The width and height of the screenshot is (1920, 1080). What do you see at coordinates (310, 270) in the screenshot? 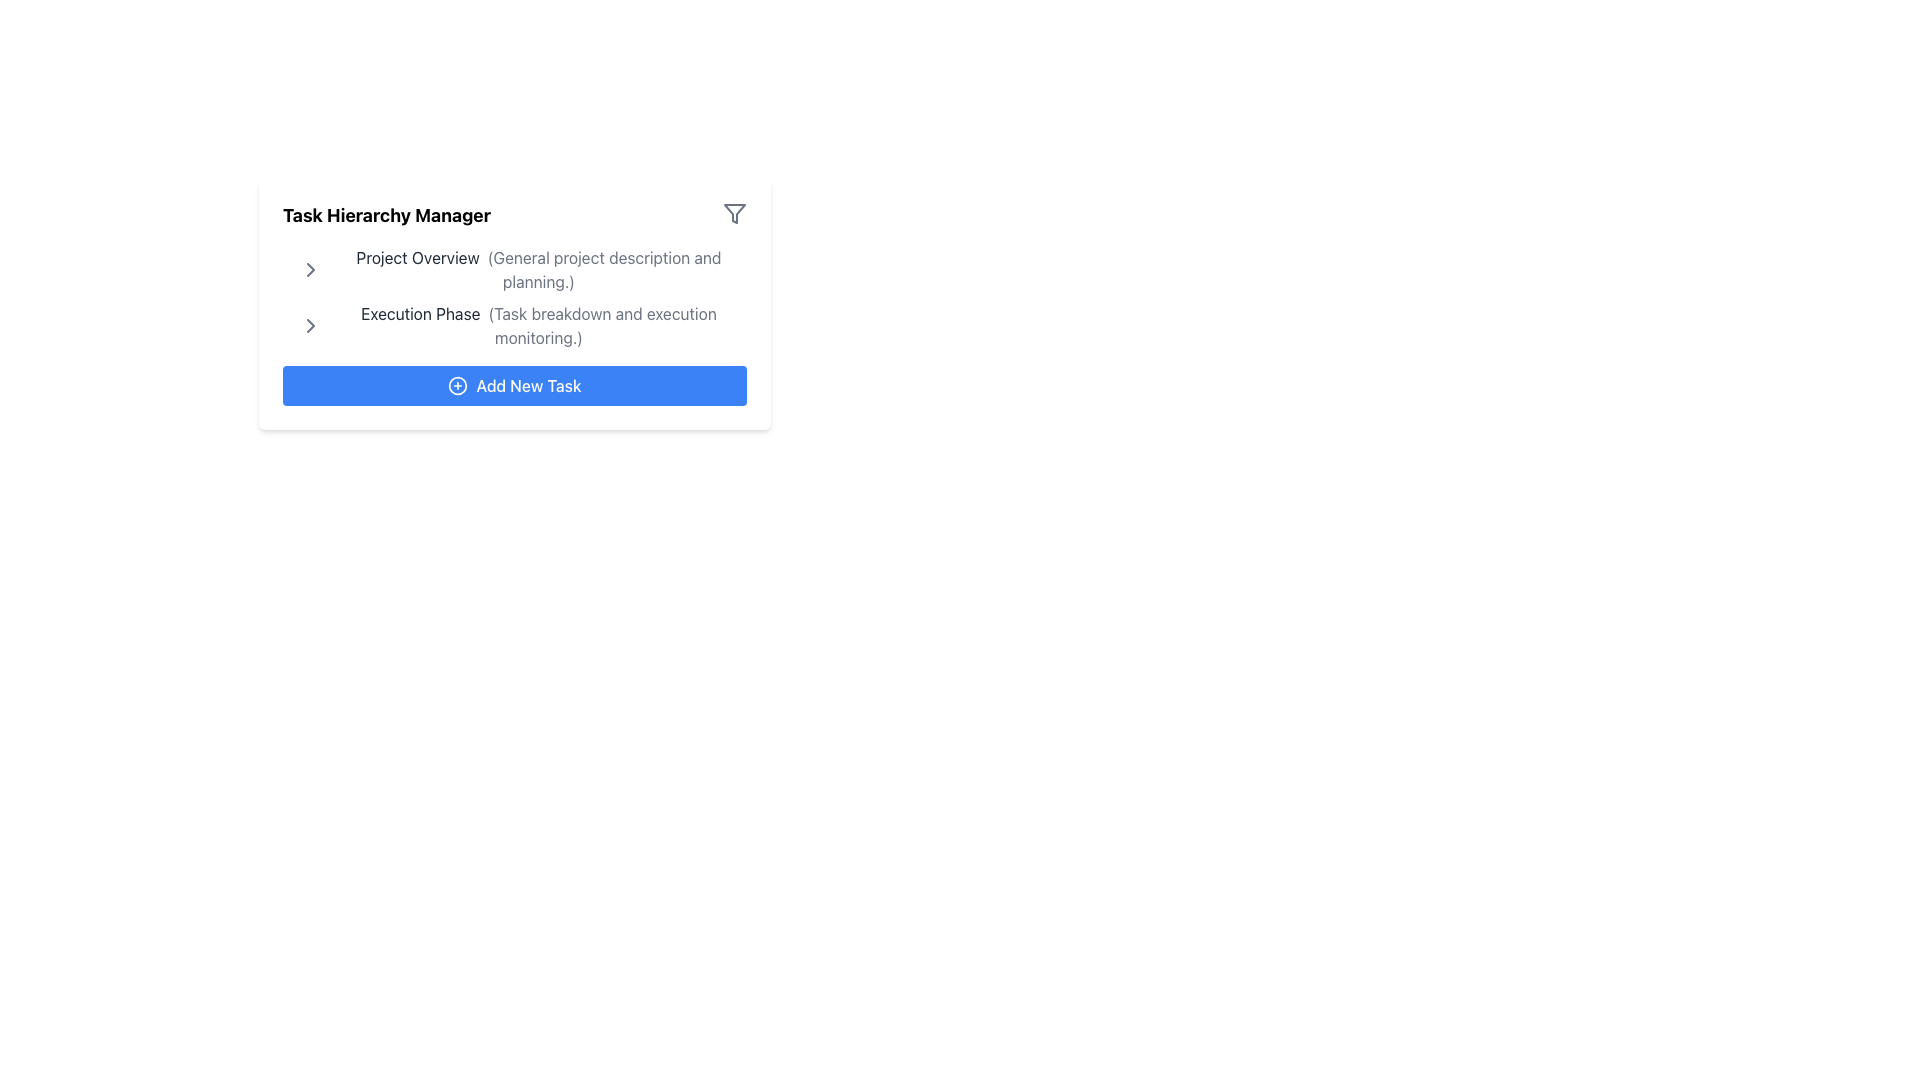
I see `the right-pointing gray chevron icon located before the text 'Project Overview'` at bounding box center [310, 270].